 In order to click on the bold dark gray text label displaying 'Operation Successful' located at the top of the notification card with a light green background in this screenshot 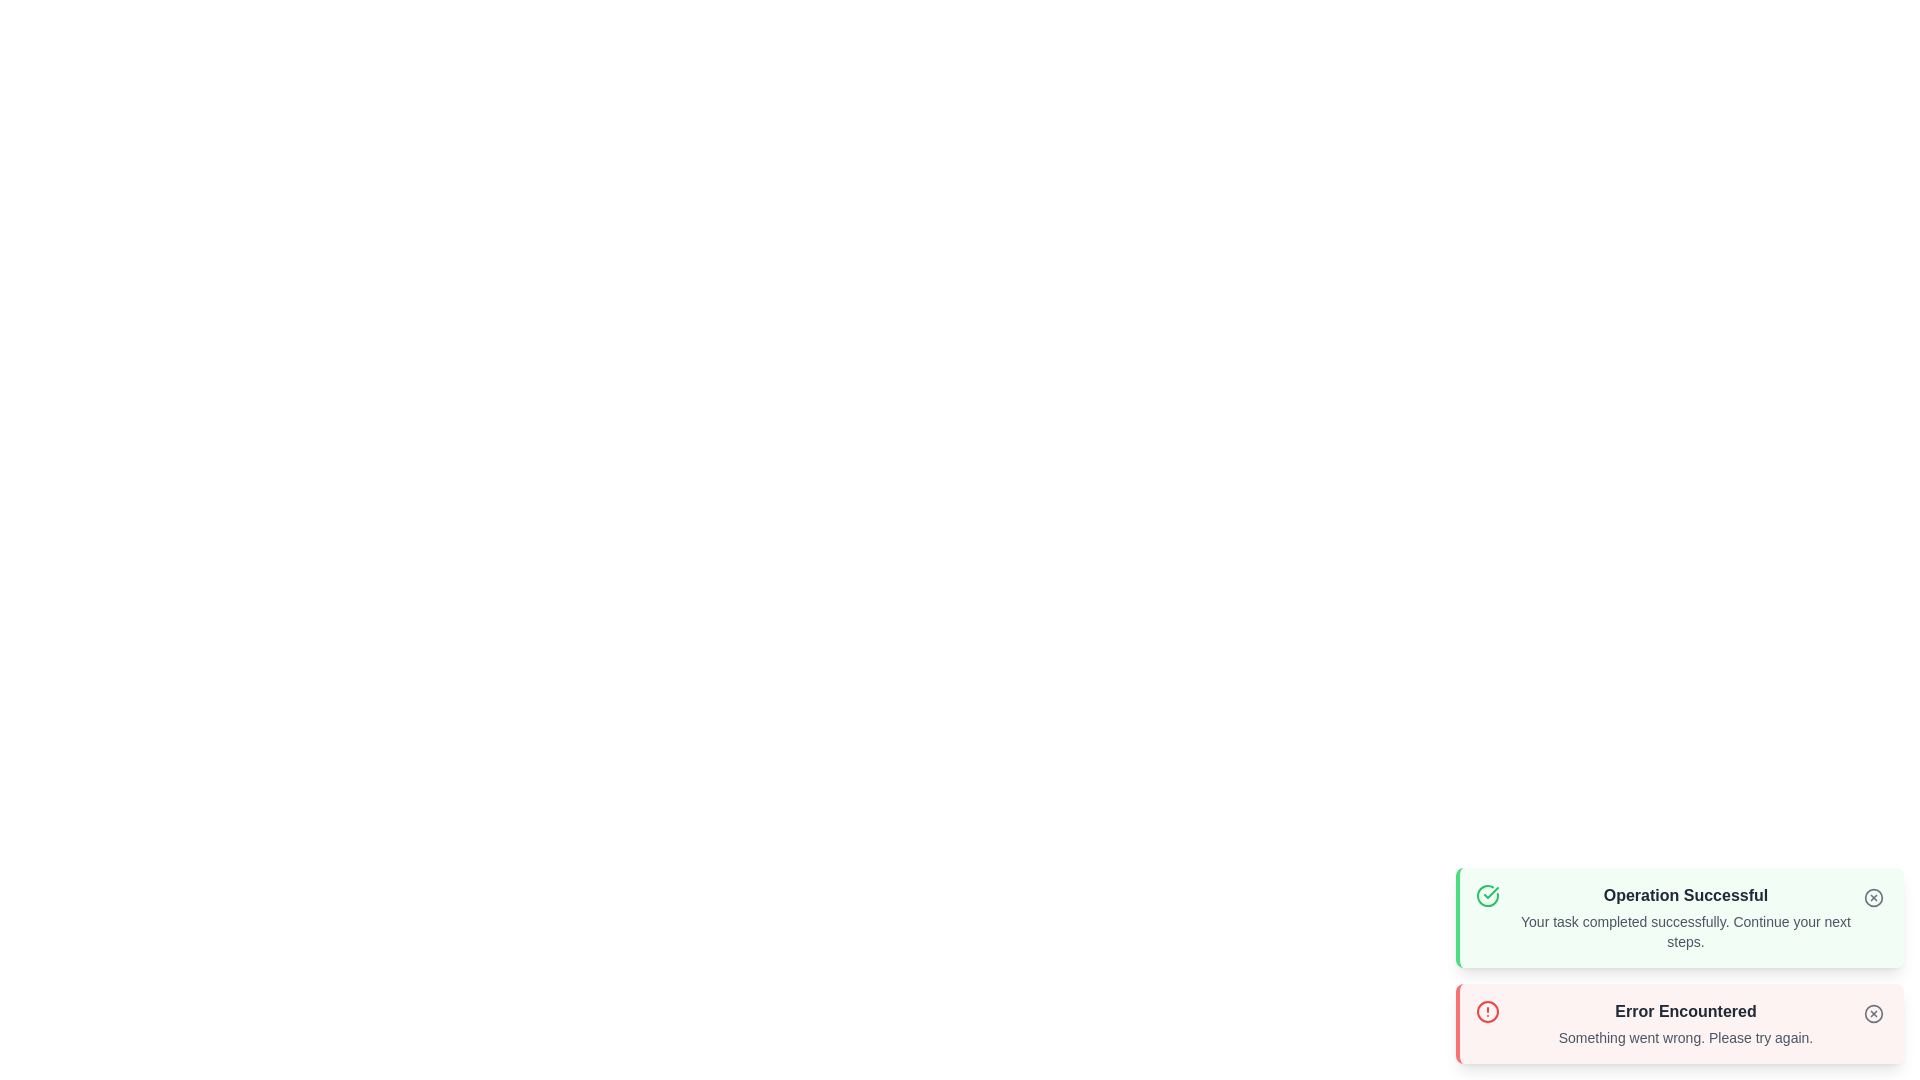, I will do `click(1684, 894)`.